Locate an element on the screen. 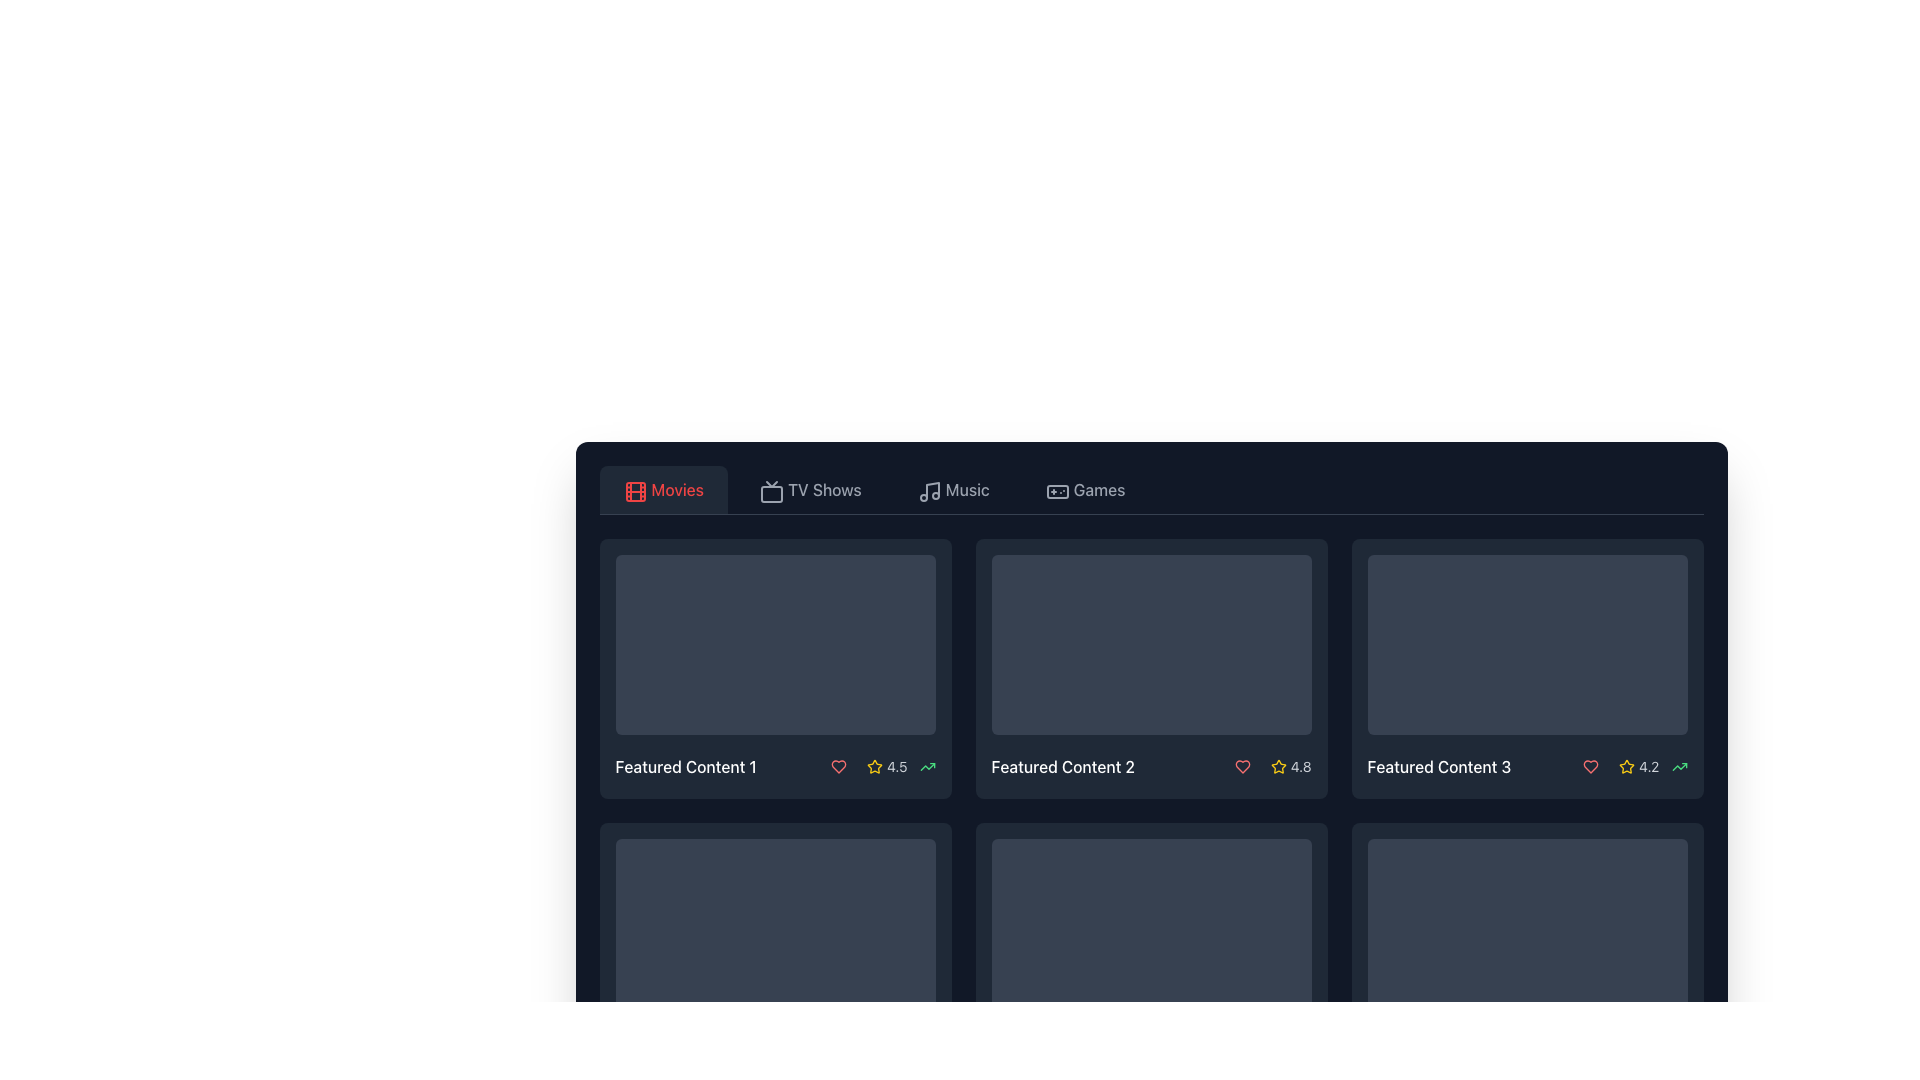 The height and width of the screenshot is (1080, 1920). the film reel icon located to the left of the 'Movies' text label in the top navigation bar is located at coordinates (632, 489).